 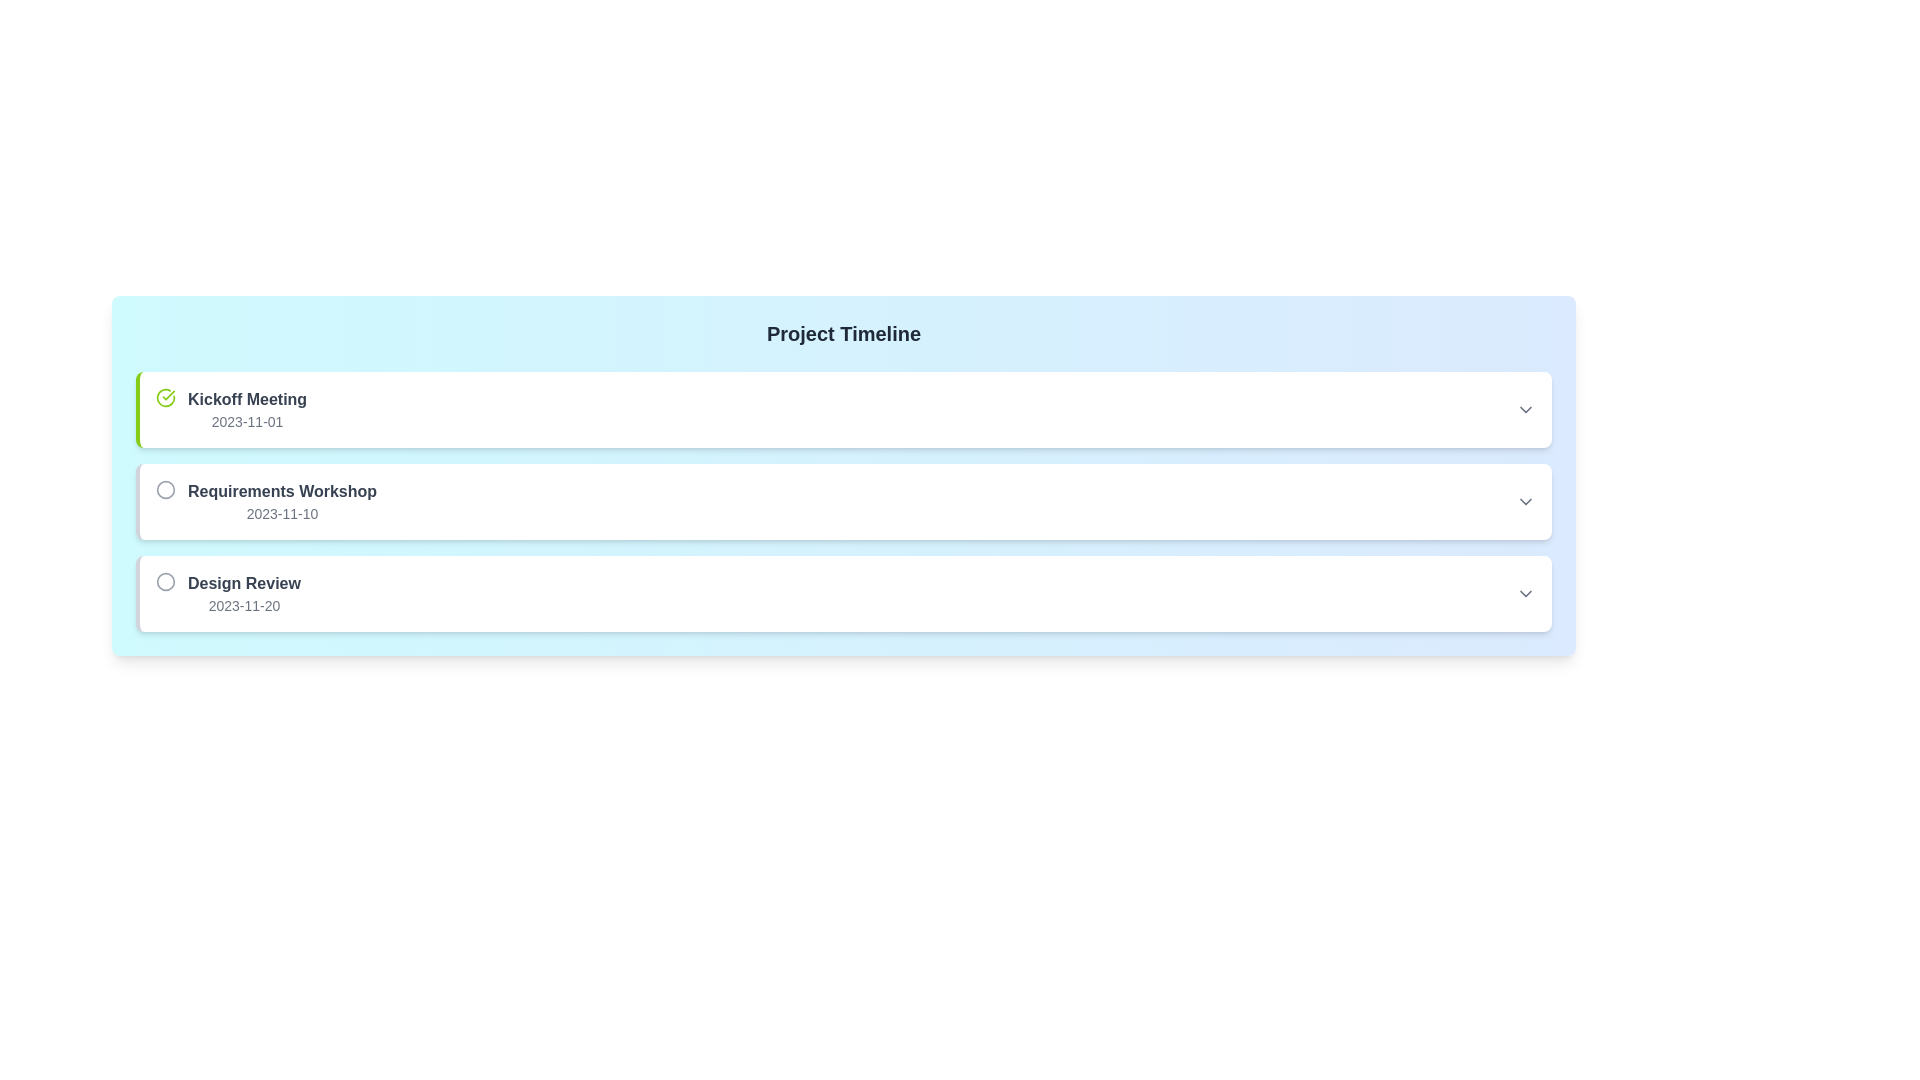 I want to click on the Text Label that serves as the title for an event entry in the Project Timeline, positioned above the date '2023-11-01', so click(x=246, y=400).